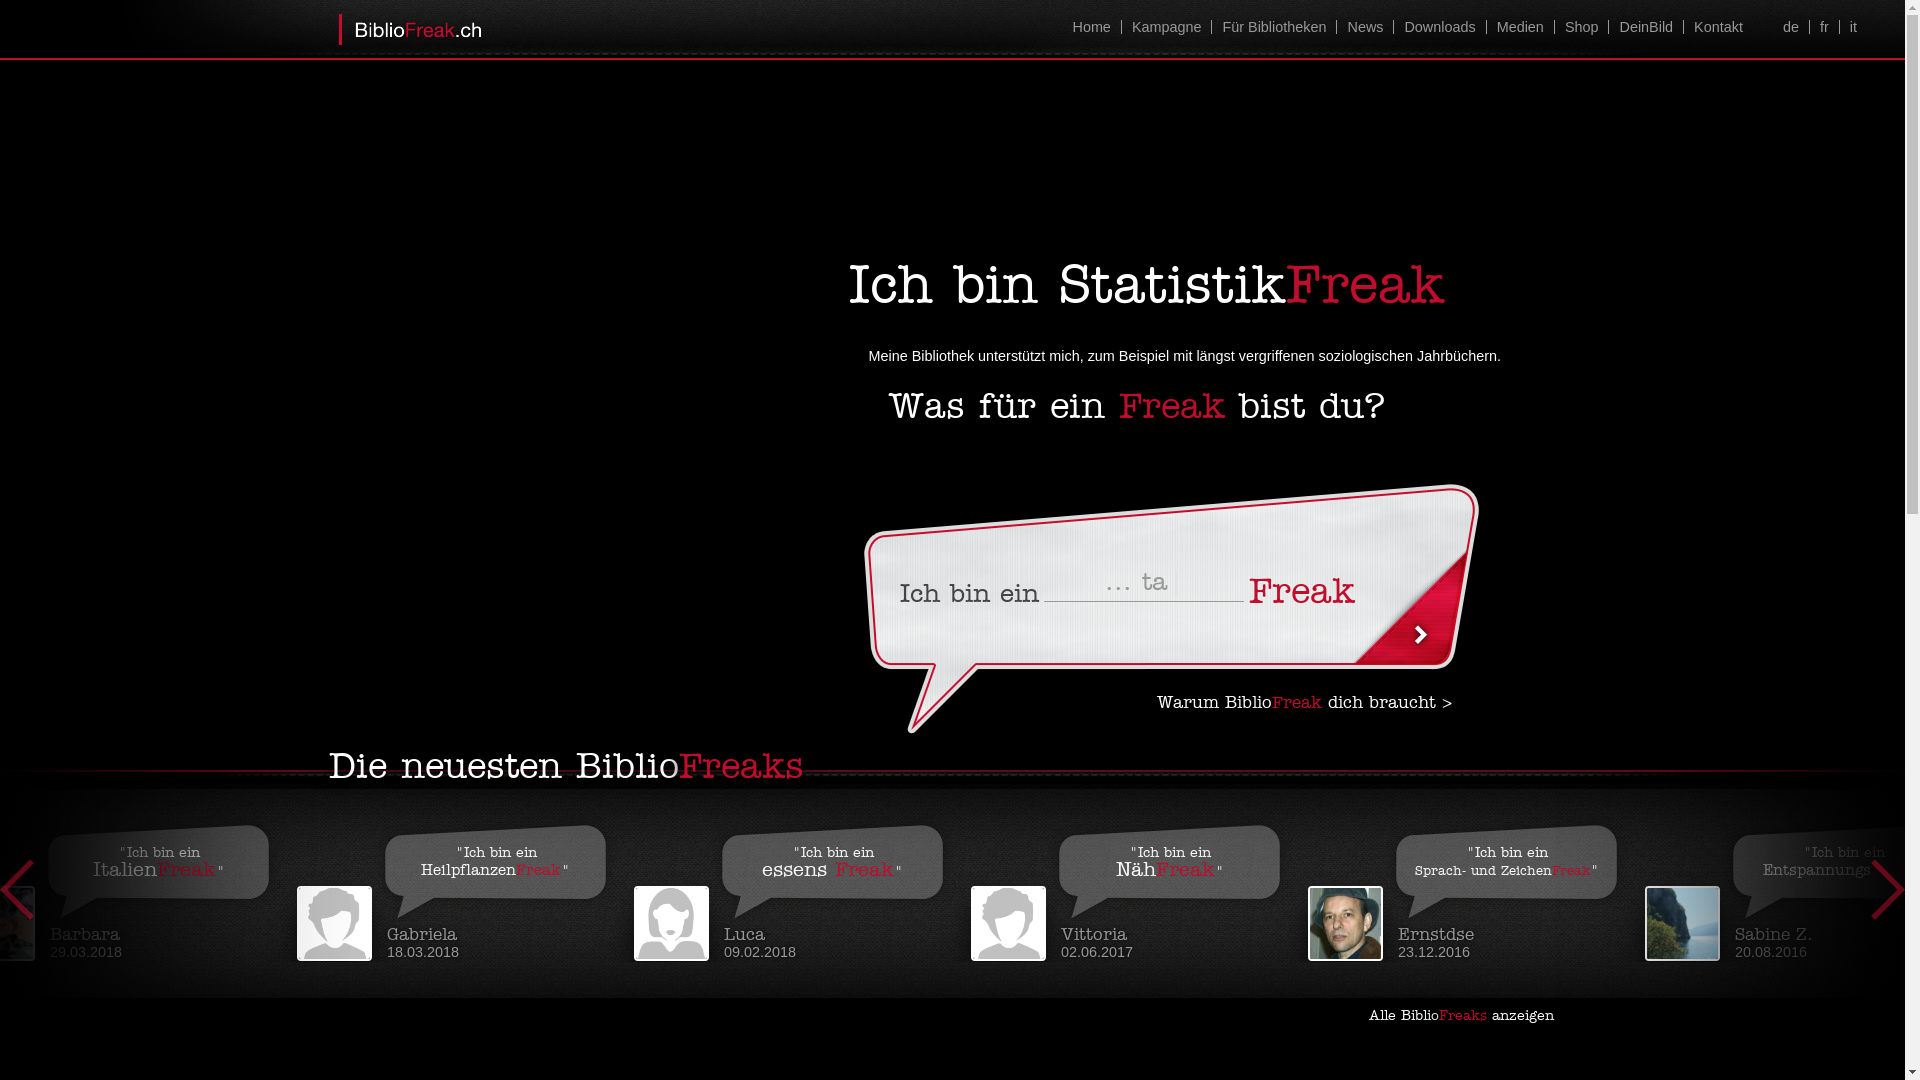  Describe the element at coordinates (1851, 27) in the screenshot. I see `'it'` at that location.